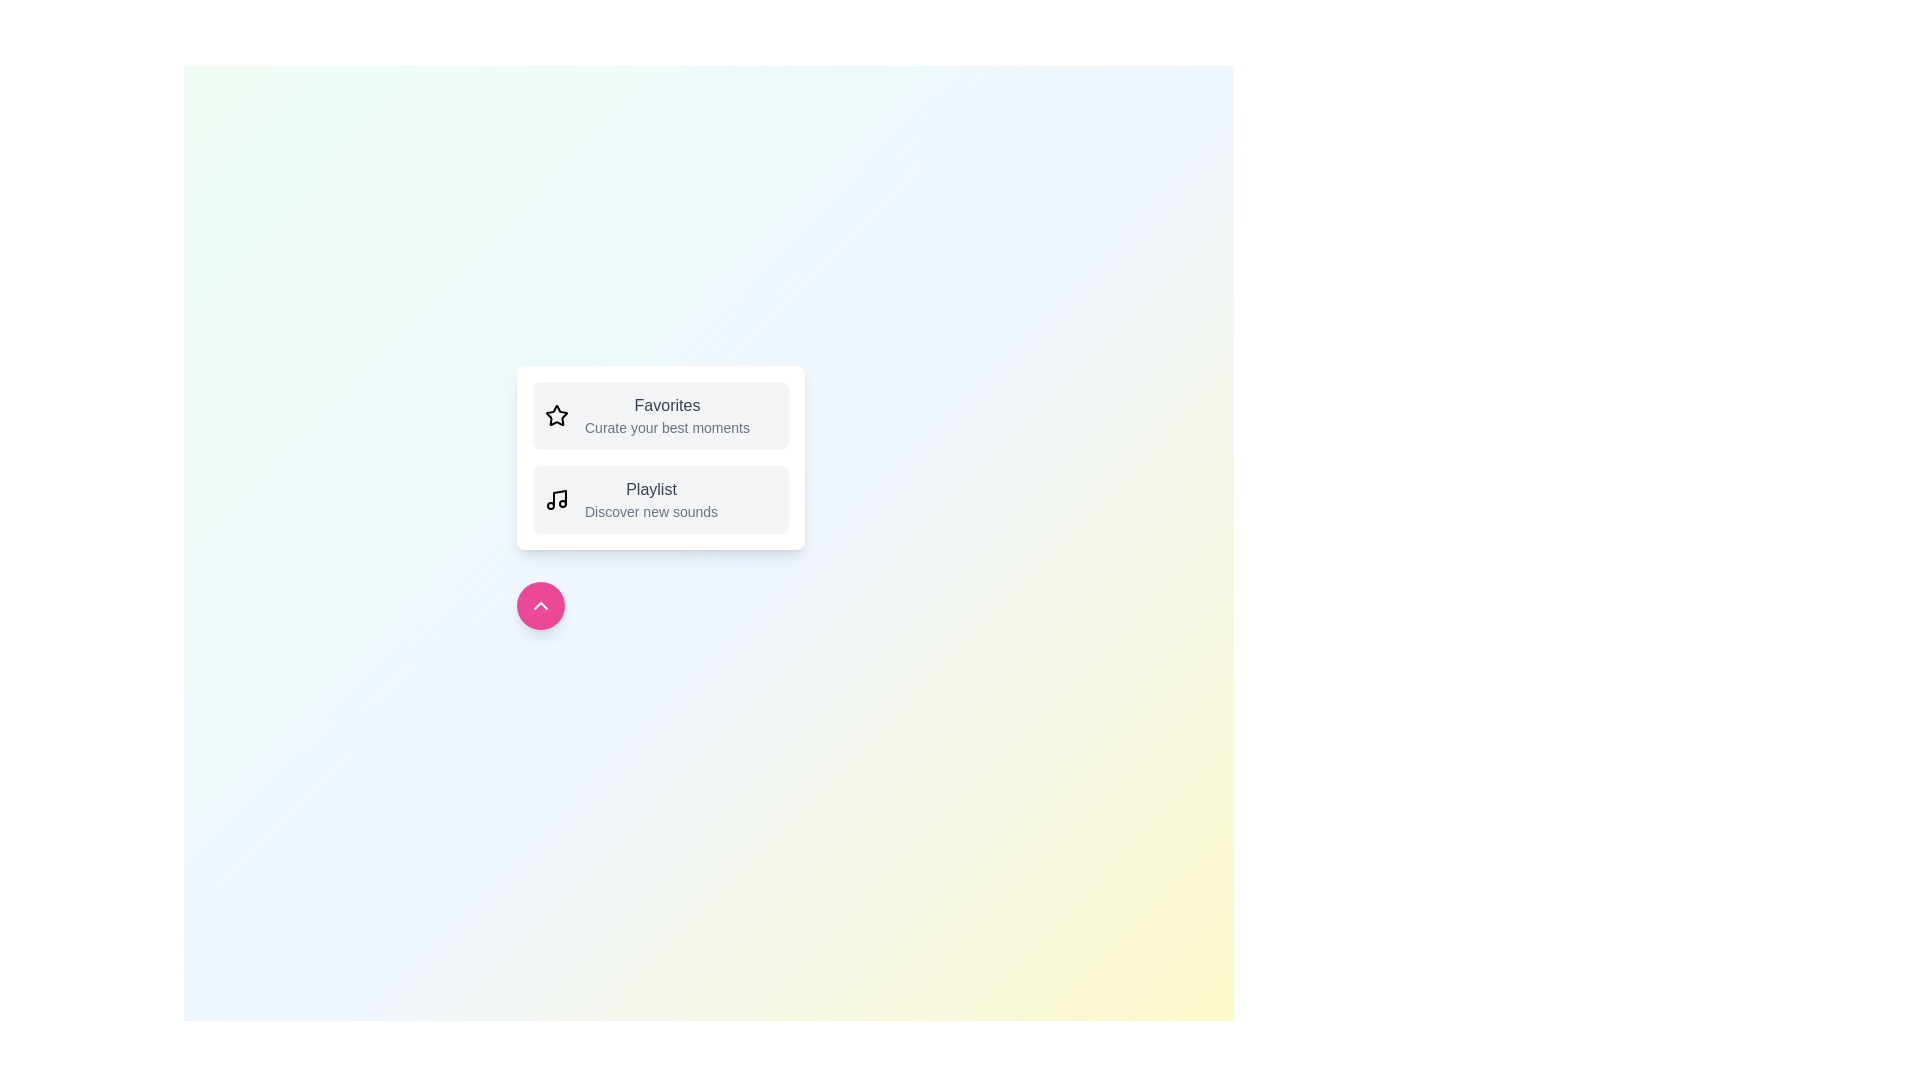 Image resolution: width=1920 pixels, height=1080 pixels. What do you see at coordinates (541, 604) in the screenshot?
I see `toggle button to toggle the menu visibility` at bounding box center [541, 604].